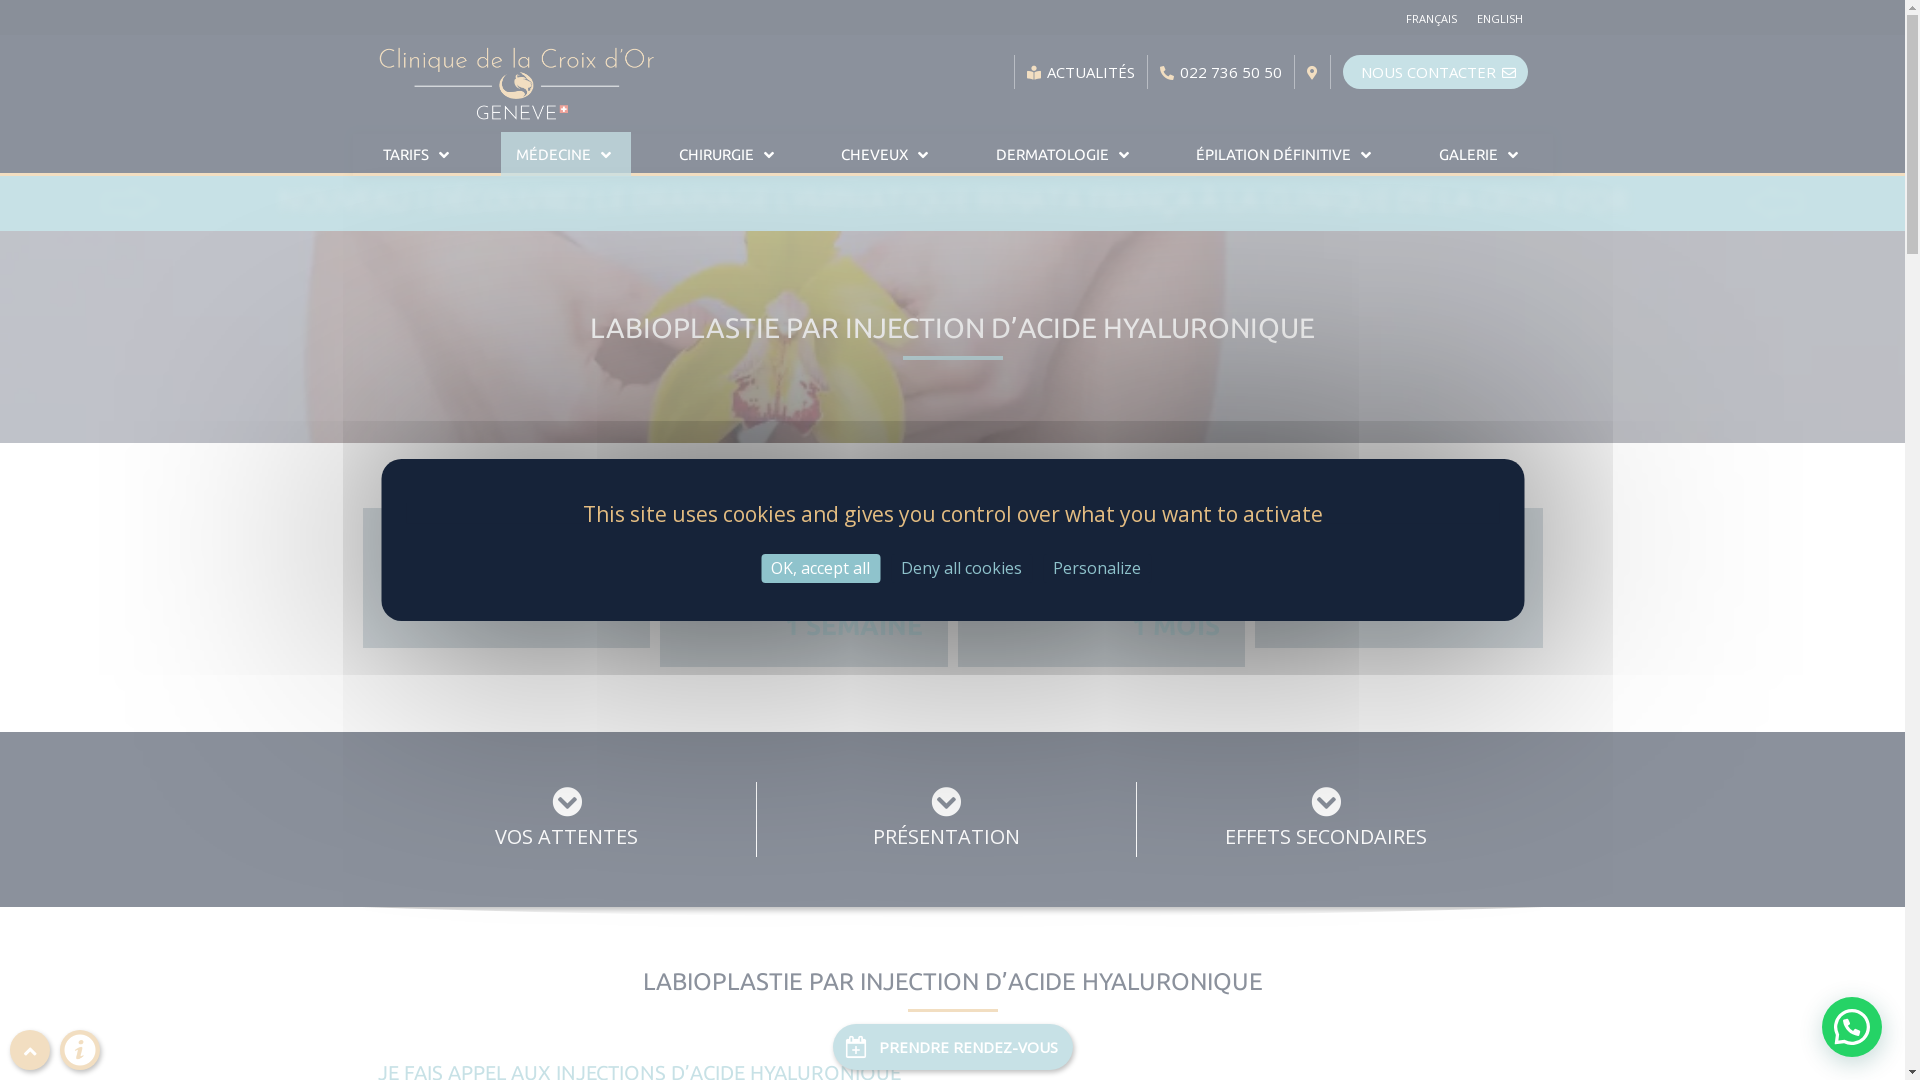  Describe the element at coordinates (1219, 71) in the screenshot. I see `'022 736 50 50'` at that location.